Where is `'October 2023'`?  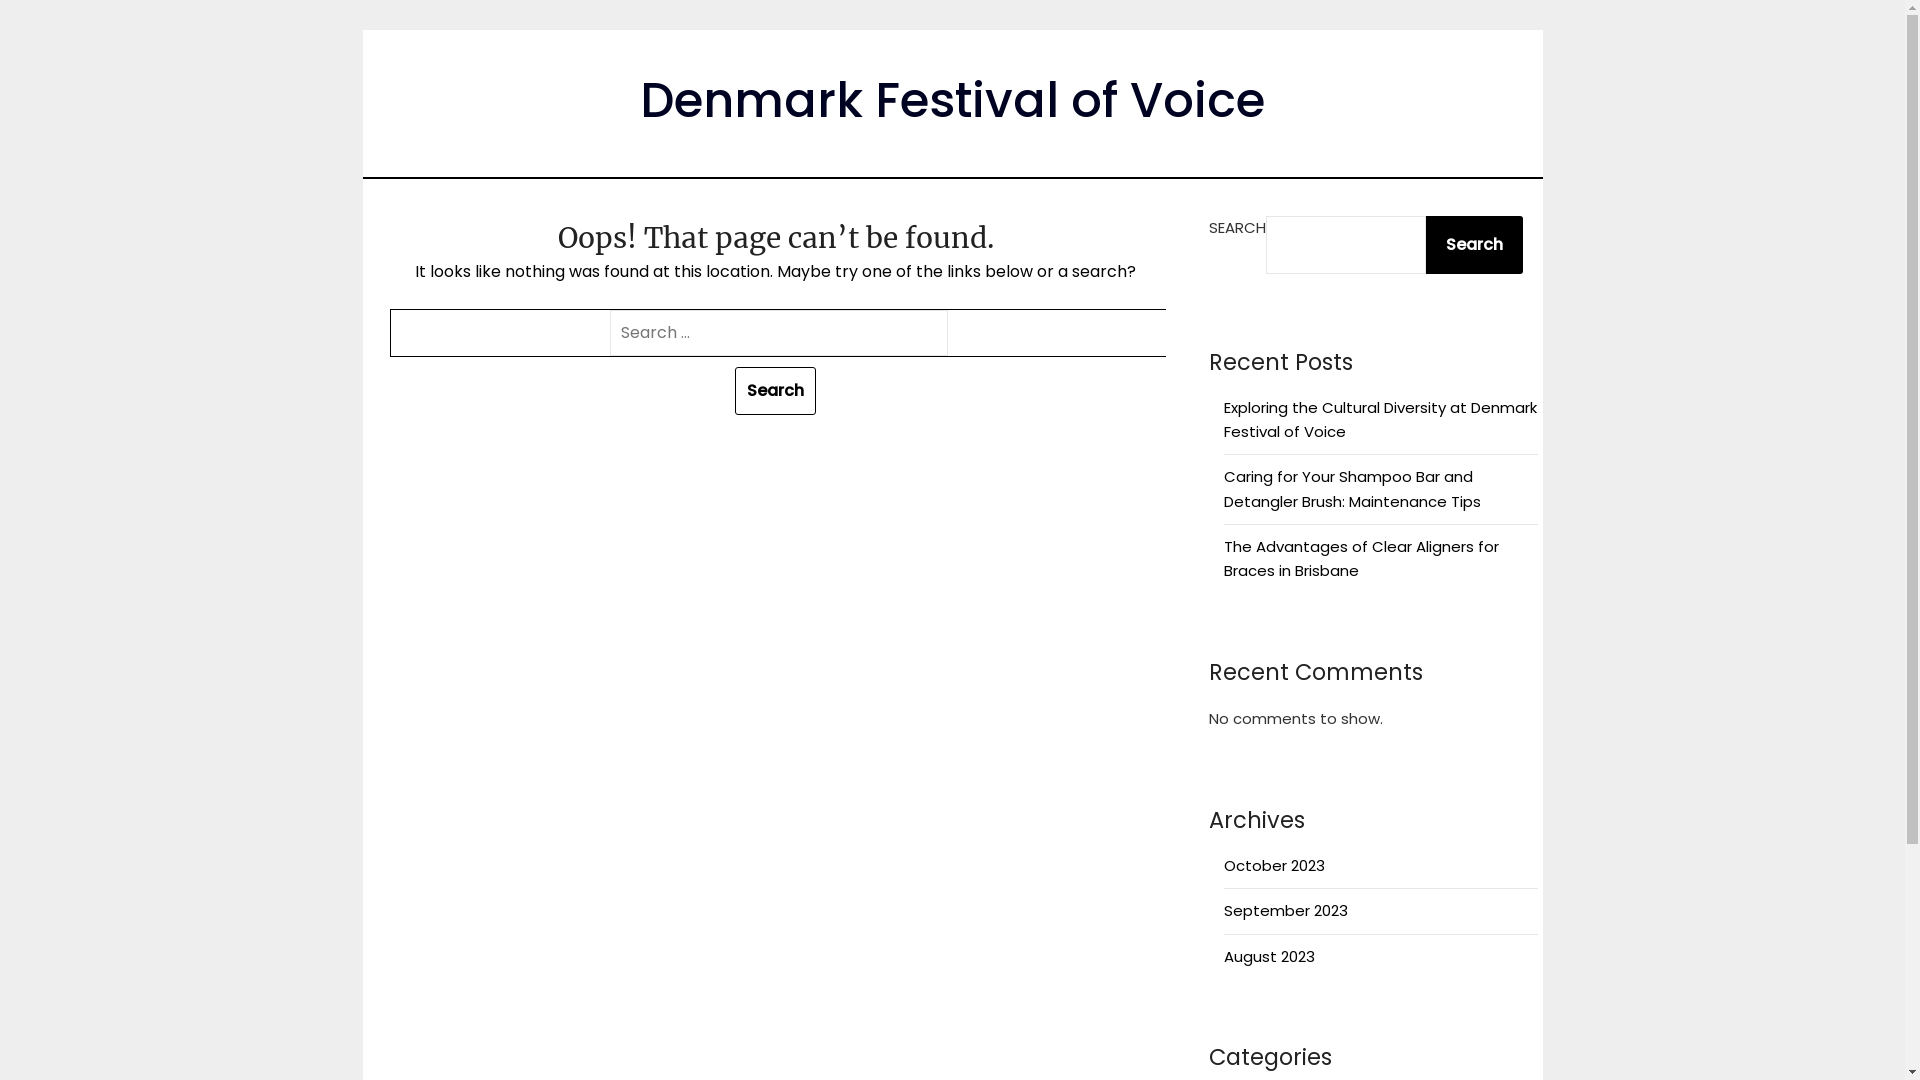 'October 2023' is located at coordinates (1273, 864).